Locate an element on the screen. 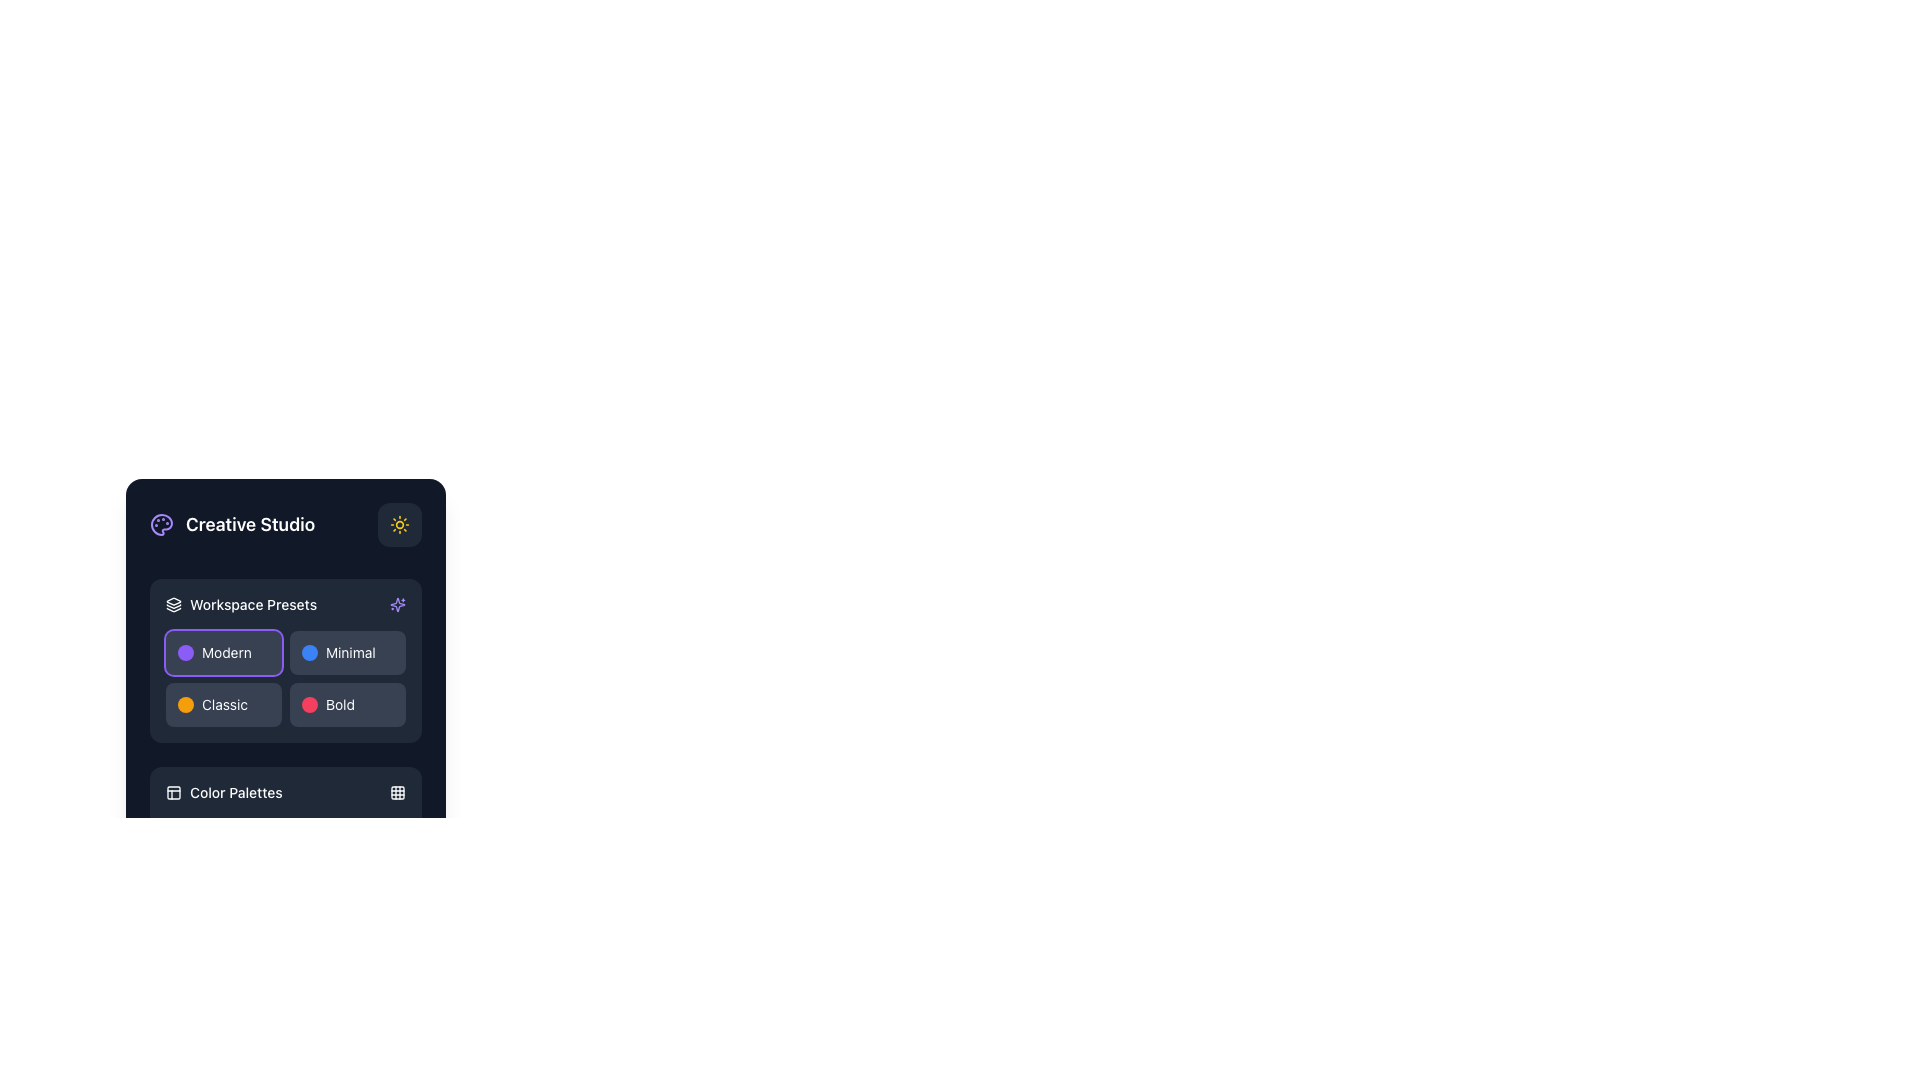 Image resolution: width=1920 pixels, height=1080 pixels. the amber-colored circle next to the 'Classic' text within the button in the 'Workspace Presets' section is located at coordinates (186, 704).